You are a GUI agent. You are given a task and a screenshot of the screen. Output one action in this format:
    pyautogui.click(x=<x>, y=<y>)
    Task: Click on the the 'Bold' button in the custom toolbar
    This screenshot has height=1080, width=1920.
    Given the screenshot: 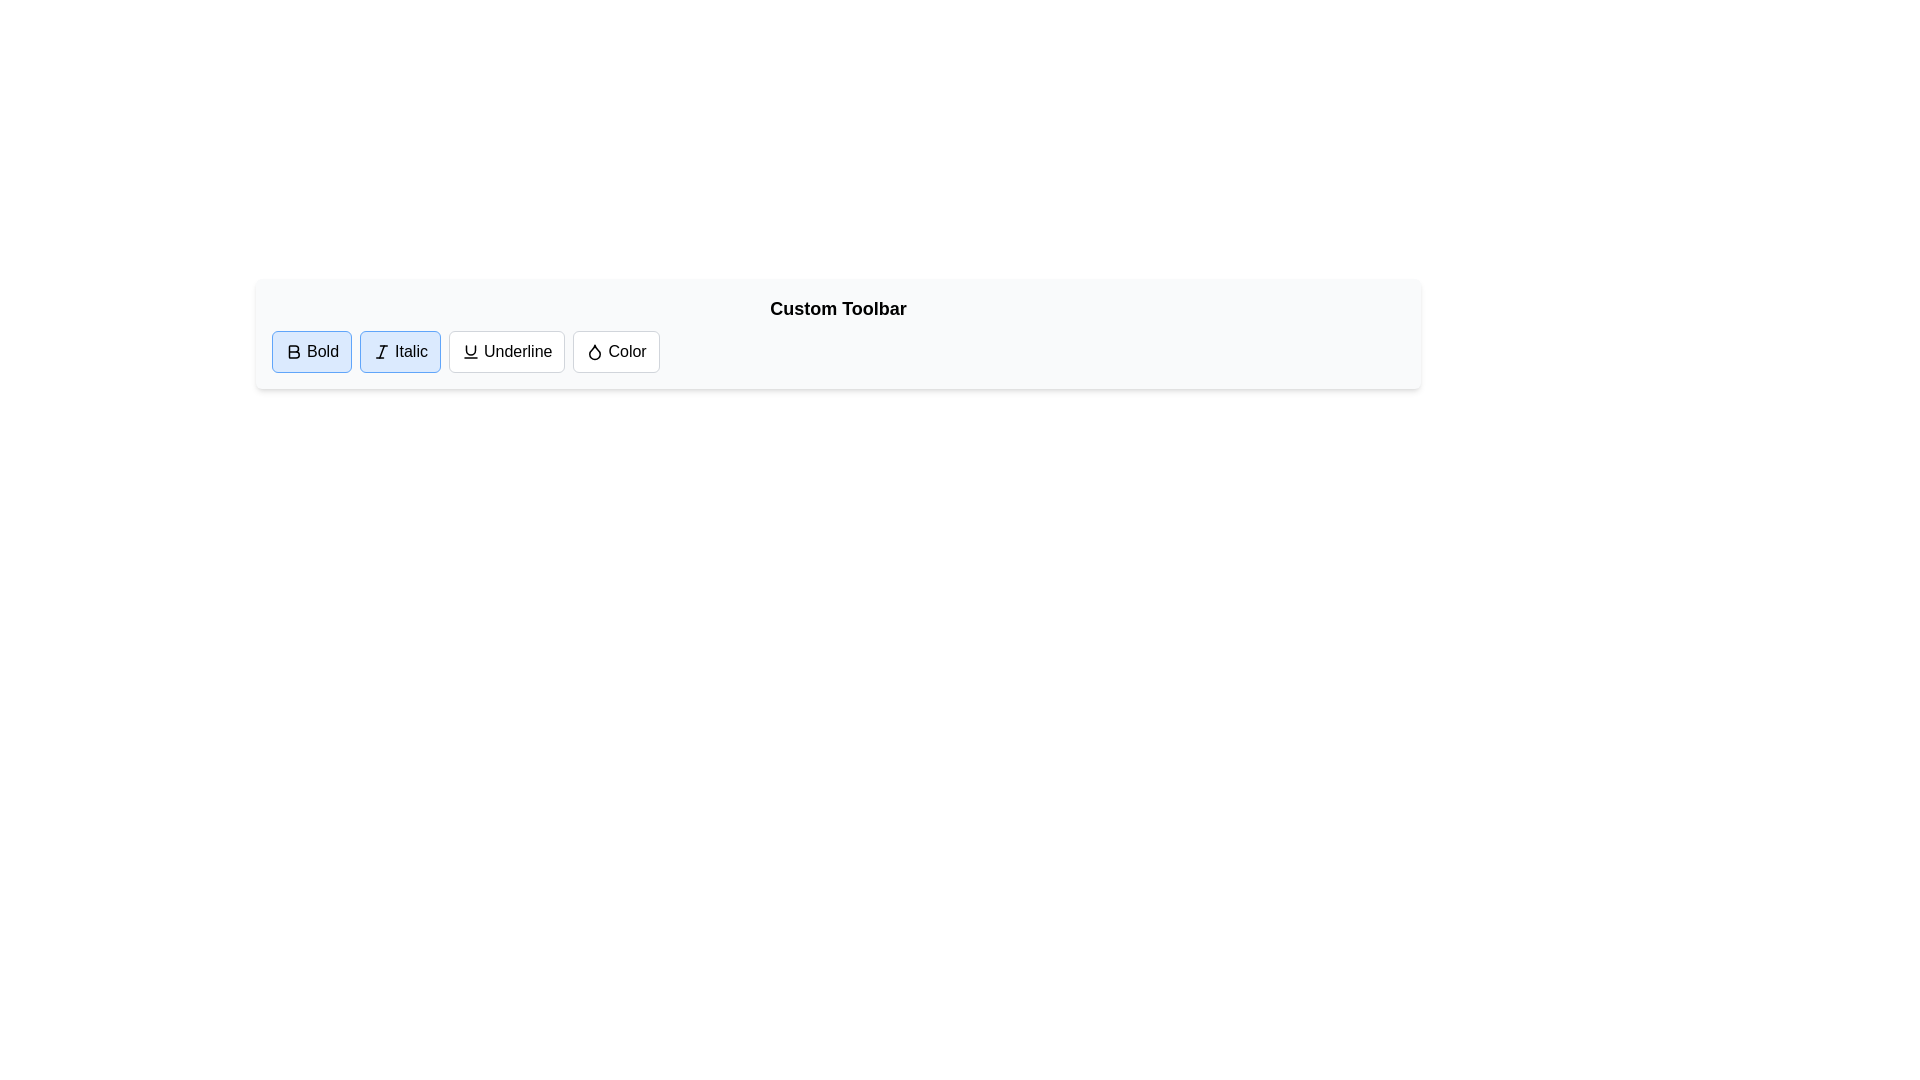 What is the action you would take?
    pyautogui.click(x=293, y=350)
    